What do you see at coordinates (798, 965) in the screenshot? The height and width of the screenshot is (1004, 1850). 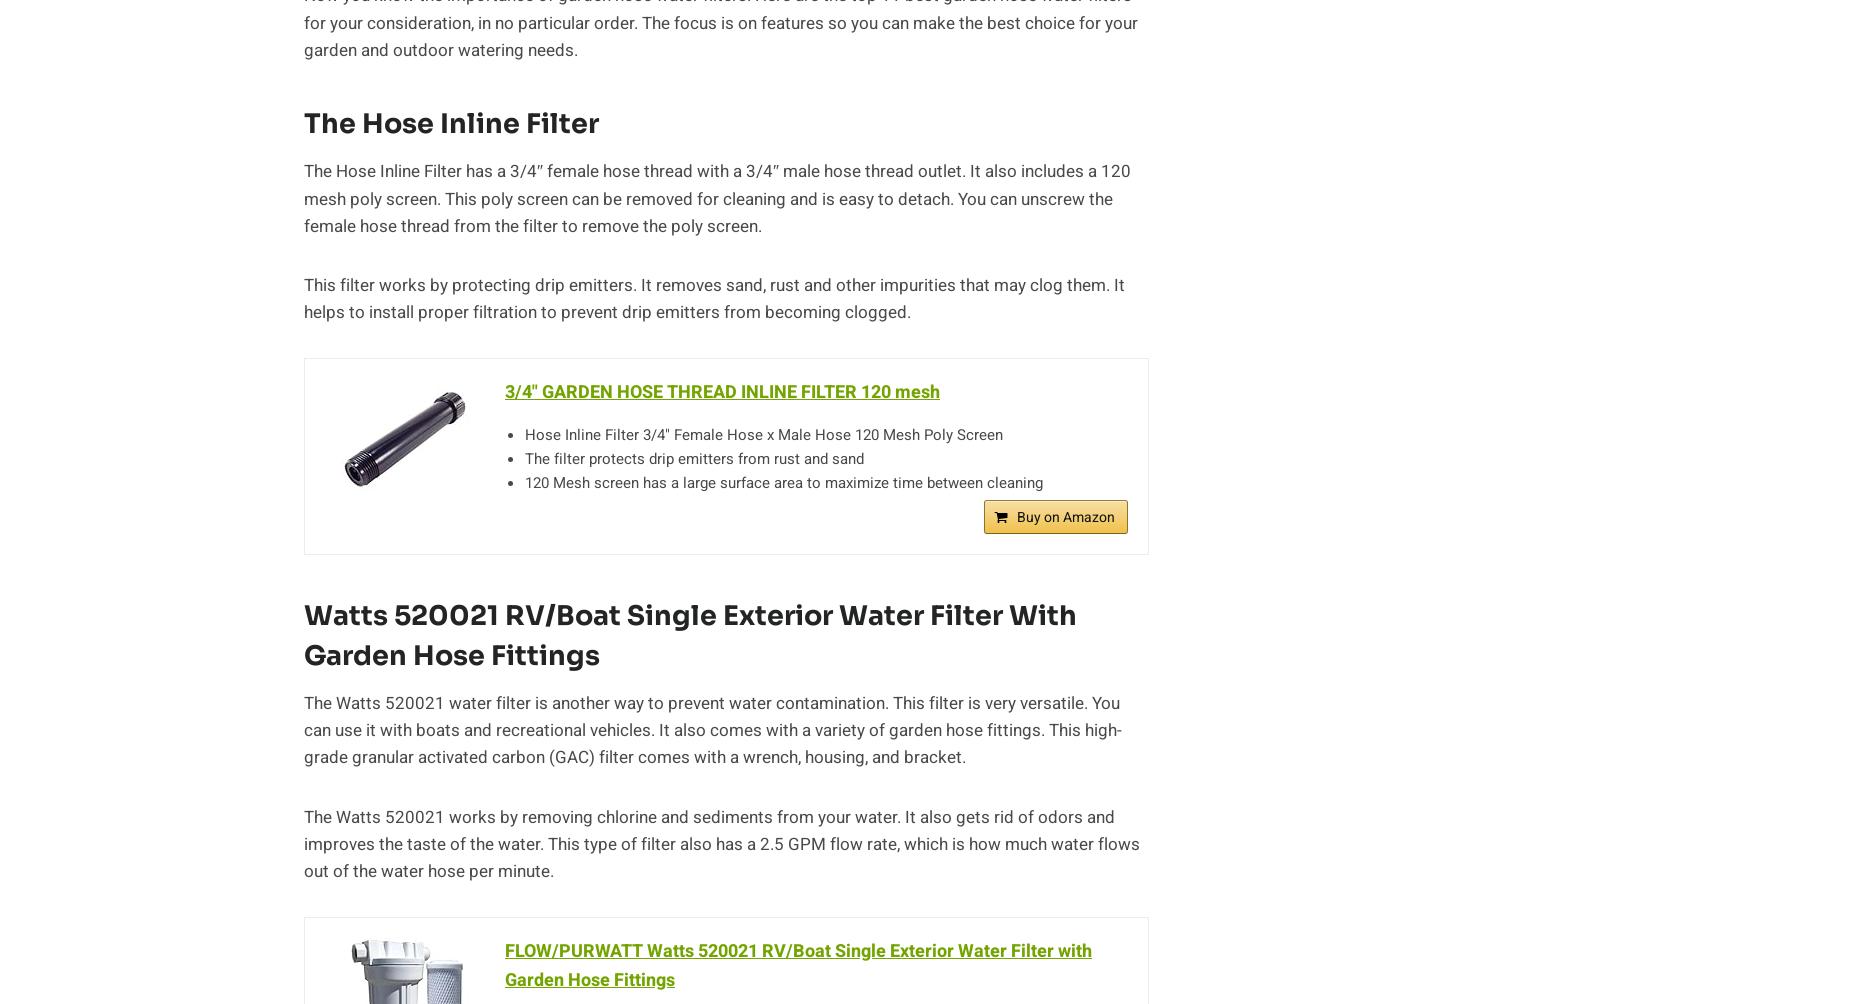 I see `'FLOW/PURWATT Watts 520021 RV/Boat Single Exterior Water Filter with Garden Hose Fittings'` at bounding box center [798, 965].